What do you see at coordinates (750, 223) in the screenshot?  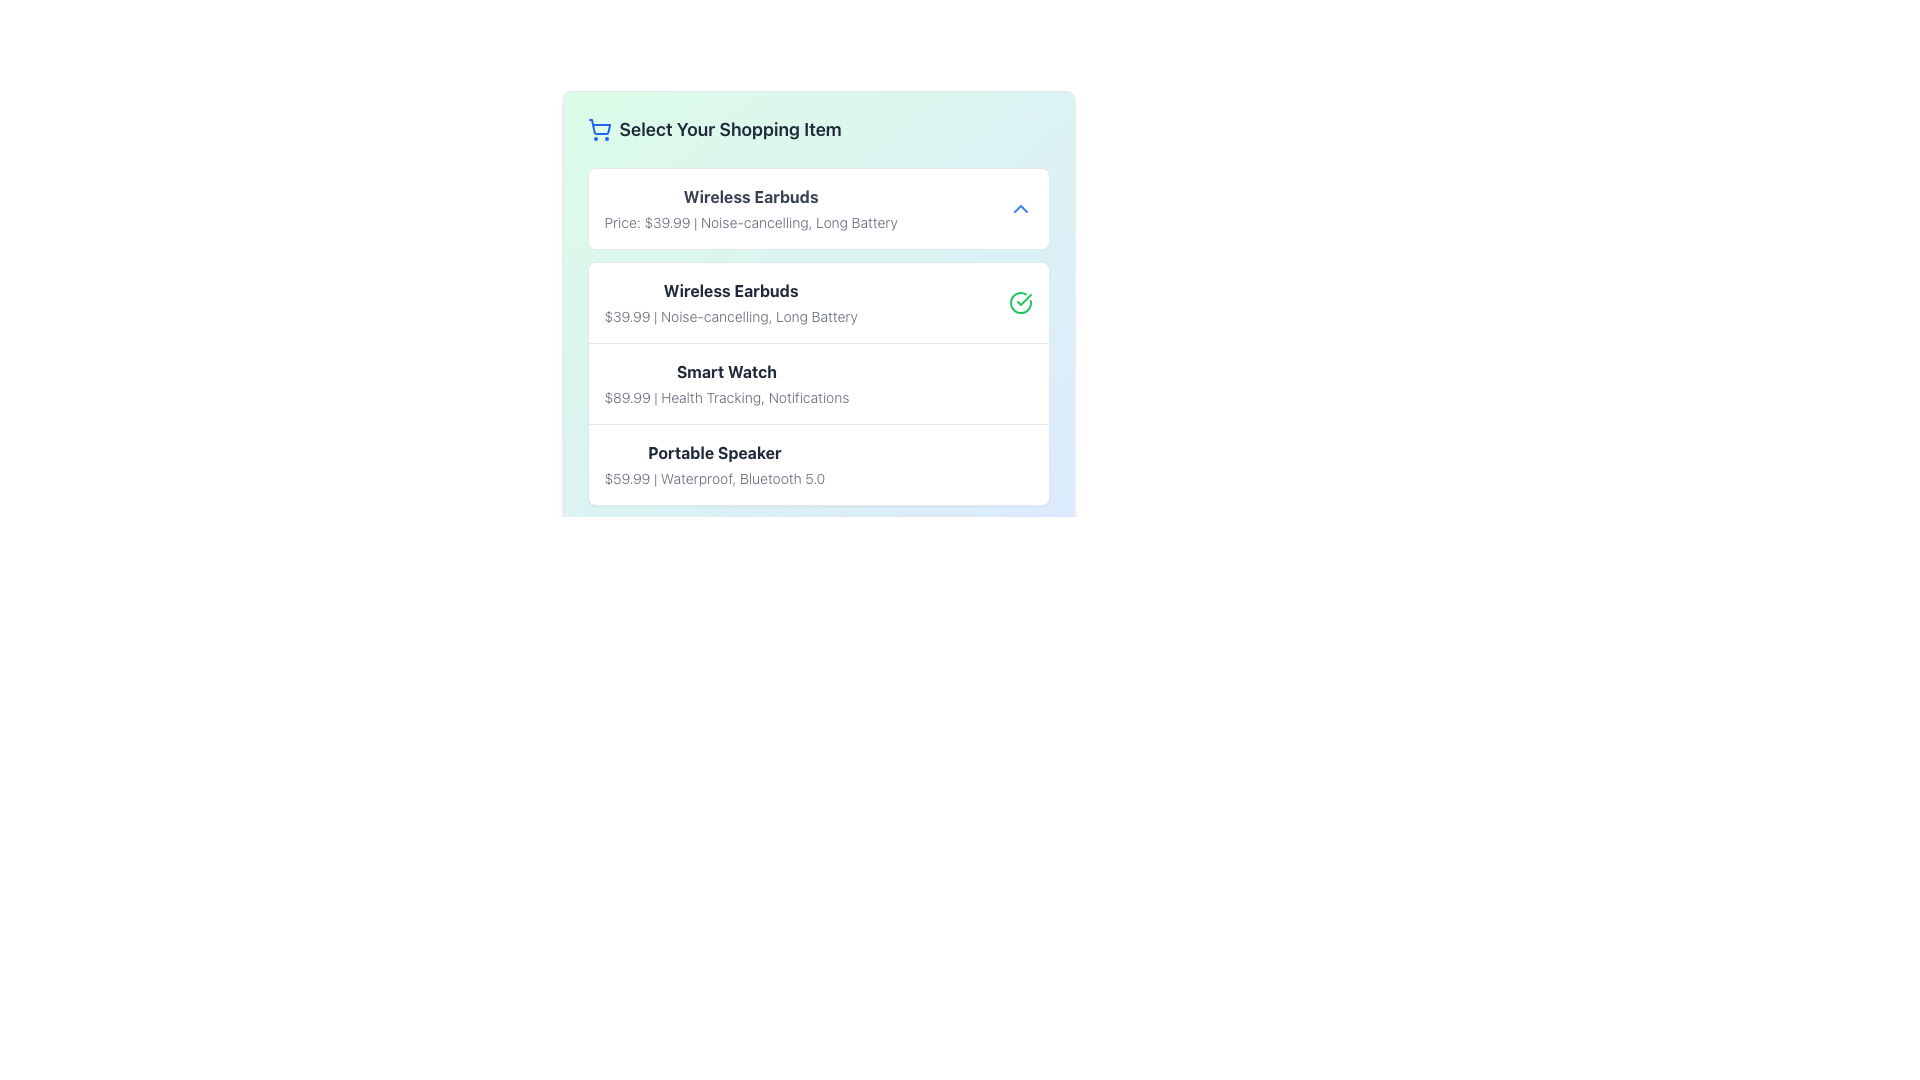 I see `the static text displaying 'Price: $39.99 | Noise-cancelling, Long Battery', which is positioned directly below the 'Wireless Earbuds' header` at bounding box center [750, 223].